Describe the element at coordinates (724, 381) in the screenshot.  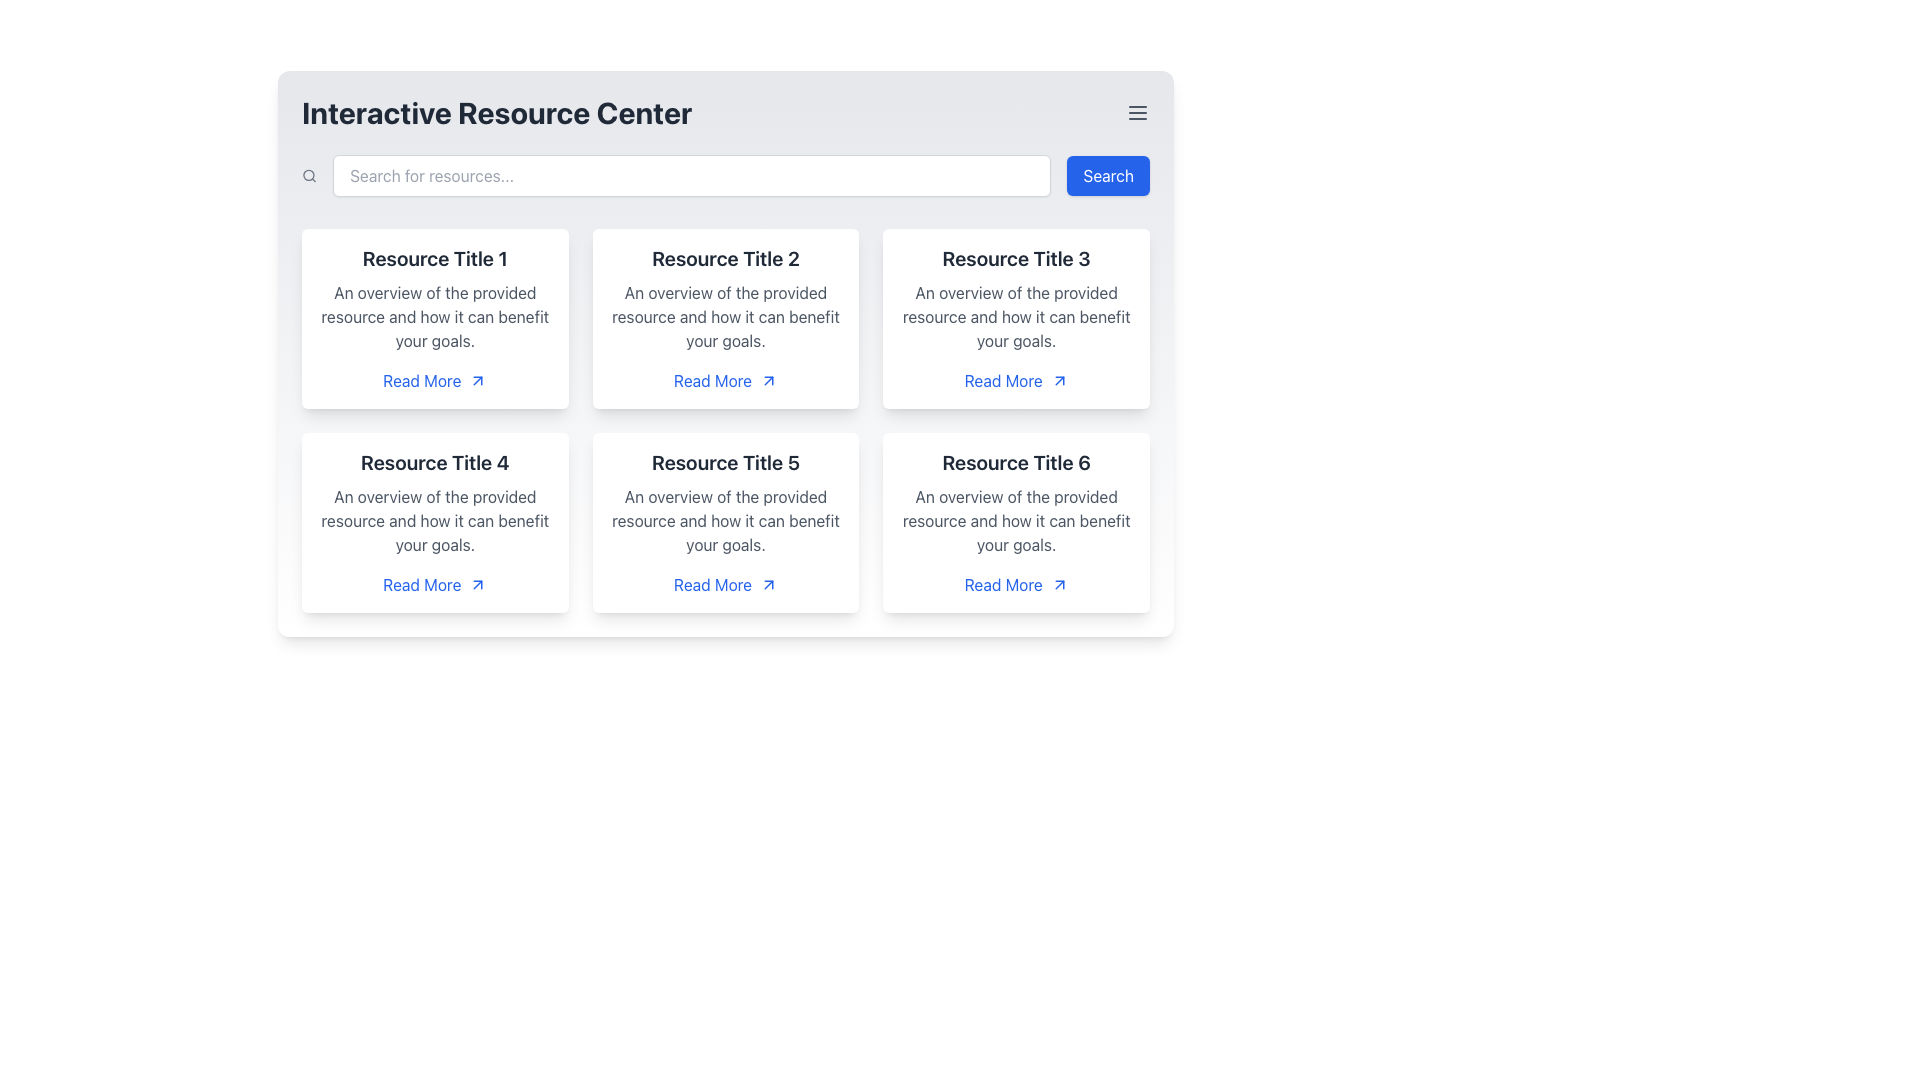
I see `the blue-colored text link 'Read More' located in the second row, second column of the grid layout, beneath the description text 'An overview of the provided resource and how it can benefit your goals.'` at that location.